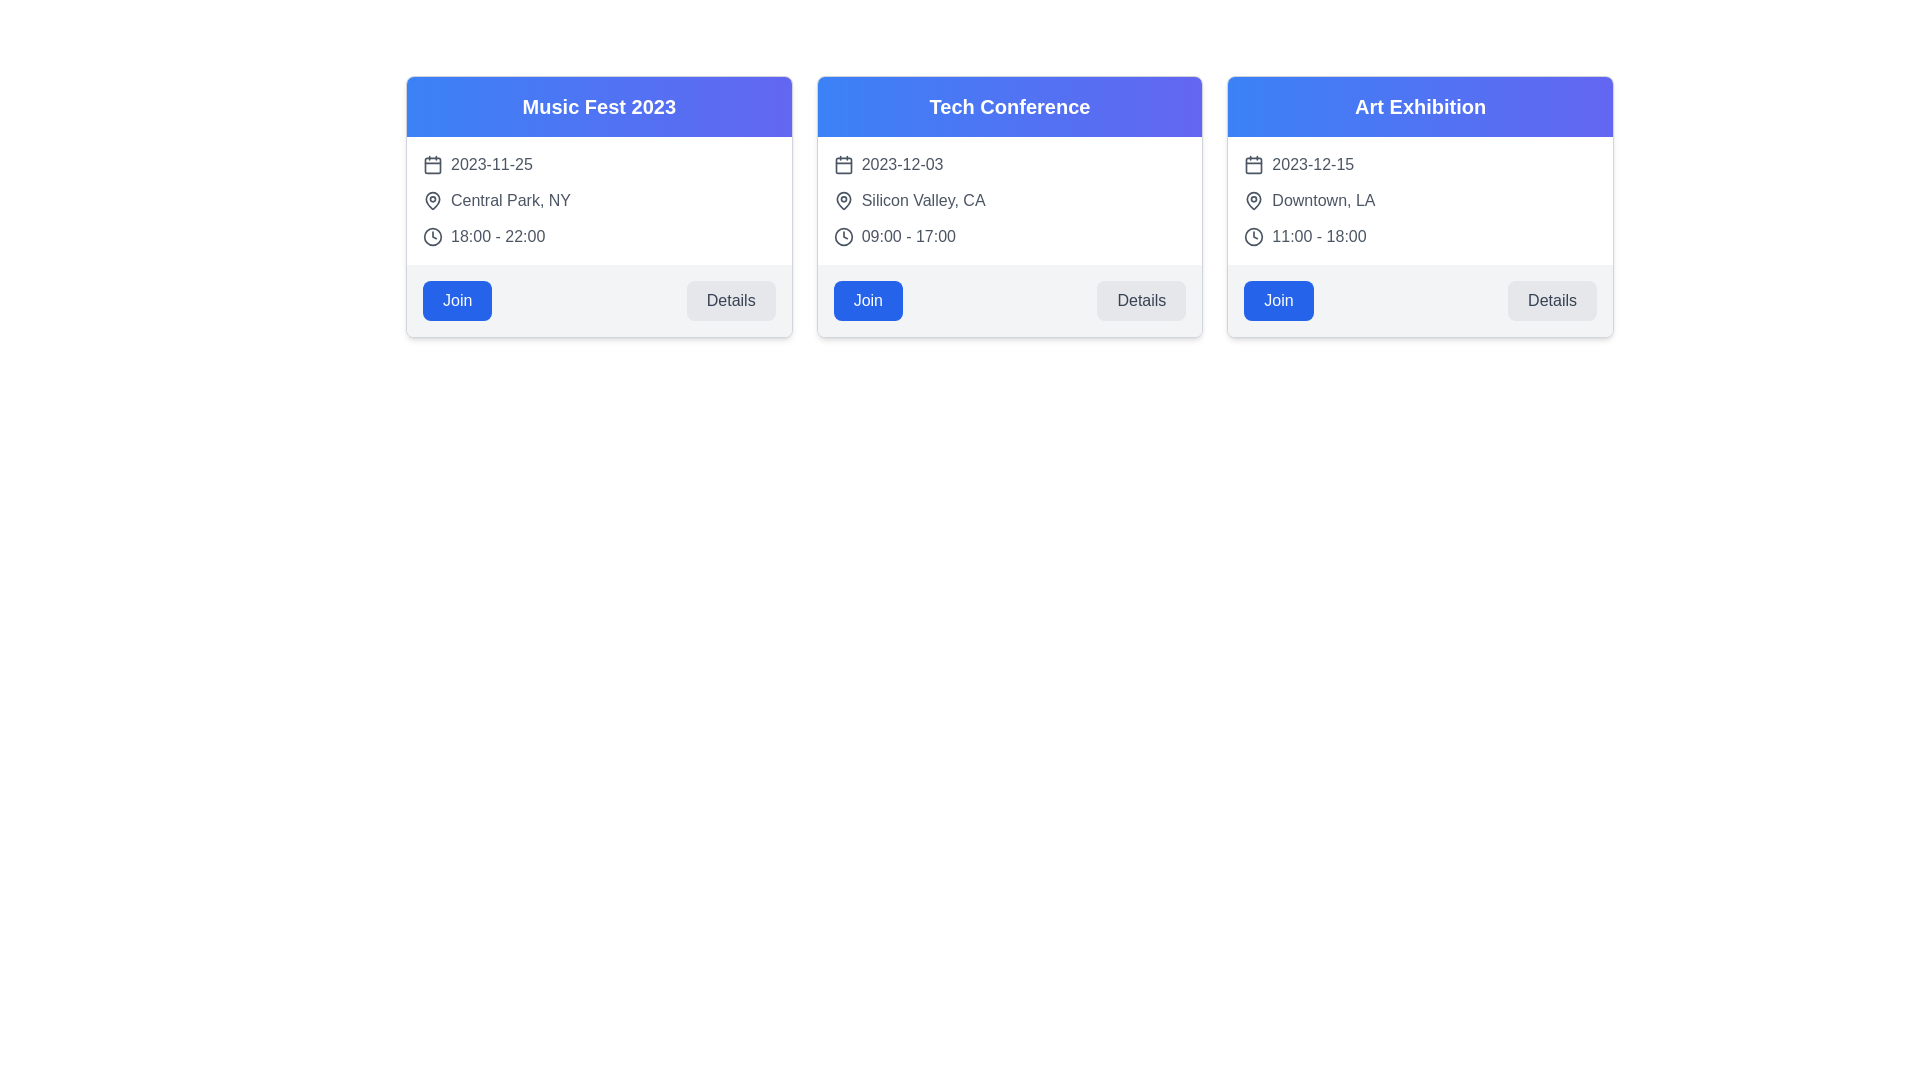  I want to click on text content of the title label located at the top section of the middle card in a three-card layout, which is positioned between 'Music Fest 2023' and 'Art Exhibition', so click(1009, 107).